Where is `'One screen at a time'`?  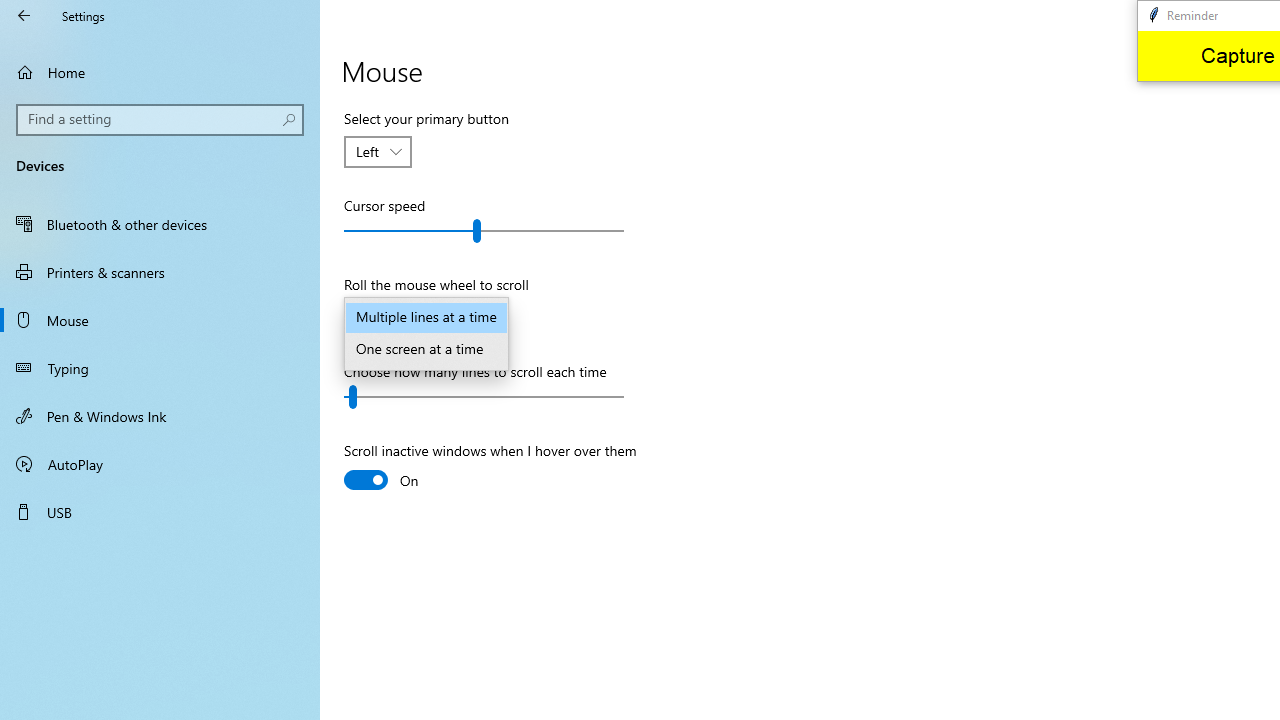
'One screen at a time' is located at coordinates (425, 348).